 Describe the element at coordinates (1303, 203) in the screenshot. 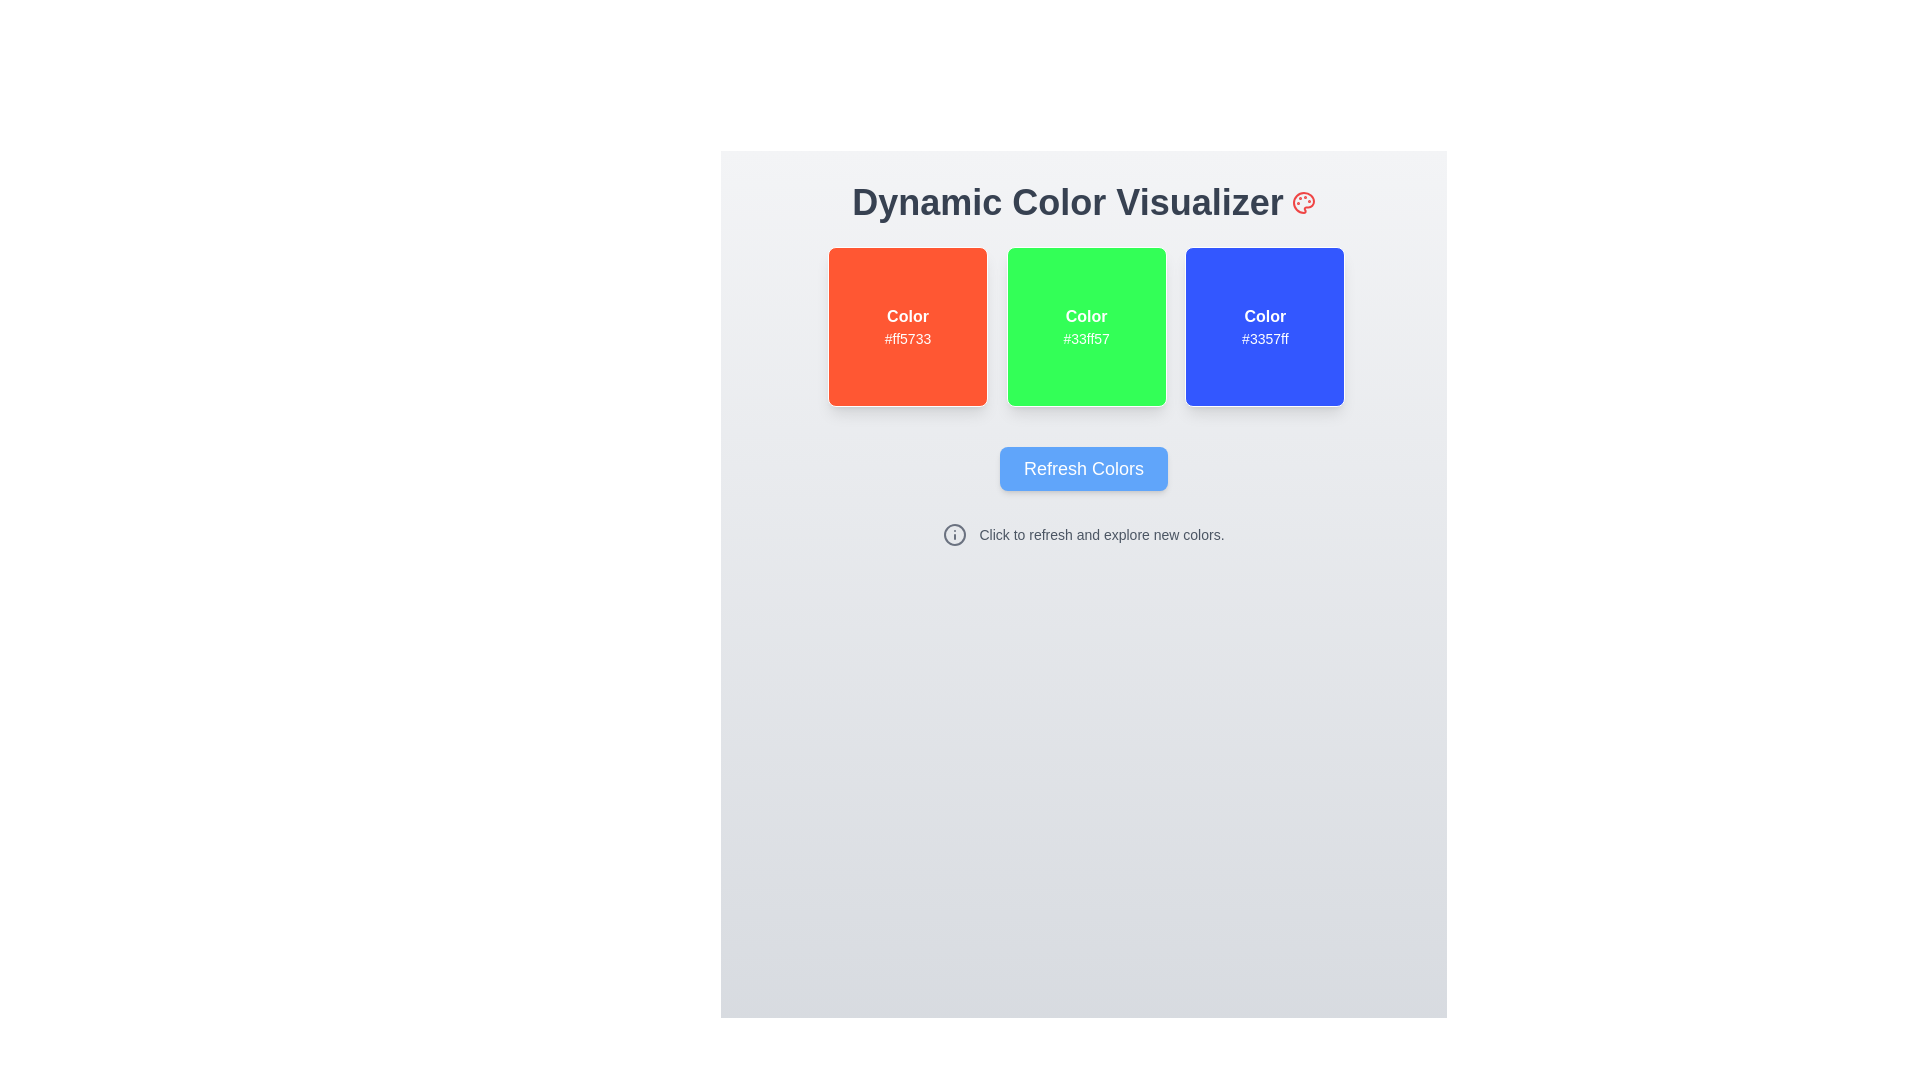

I see `the decorative icon associated with the 'Dynamic Color Visualizer' header` at that location.